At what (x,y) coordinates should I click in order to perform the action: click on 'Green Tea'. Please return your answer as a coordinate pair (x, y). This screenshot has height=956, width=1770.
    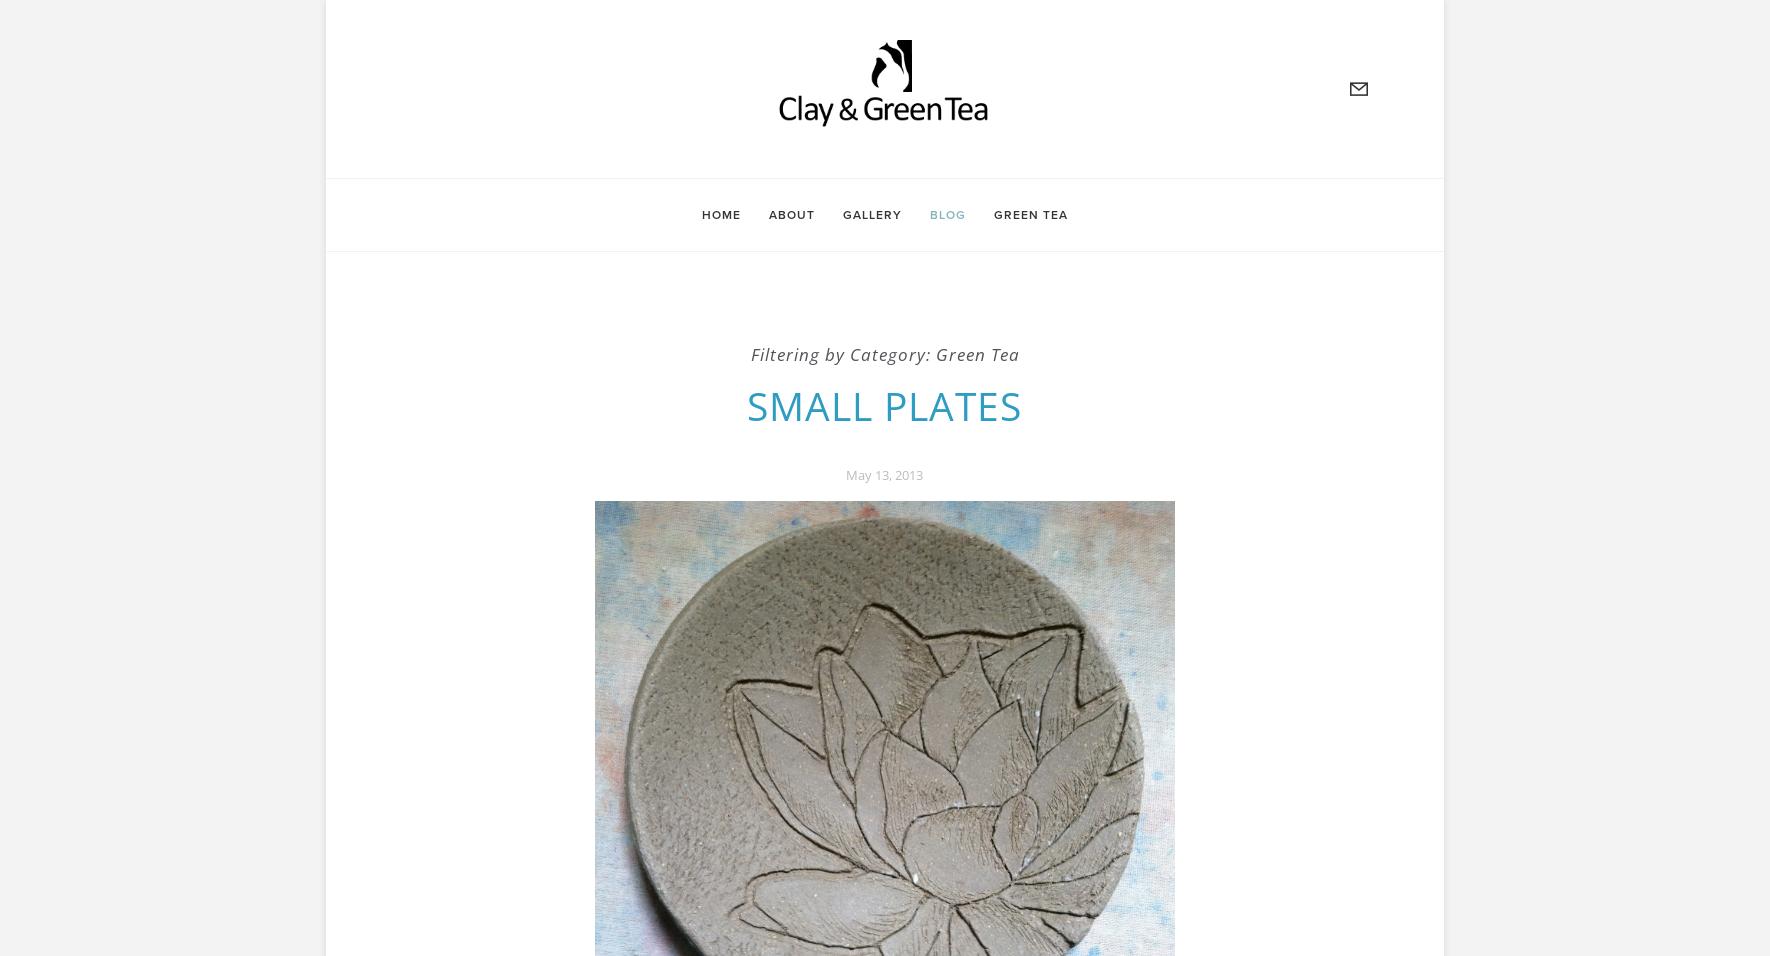
    Looking at the image, I should click on (1030, 213).